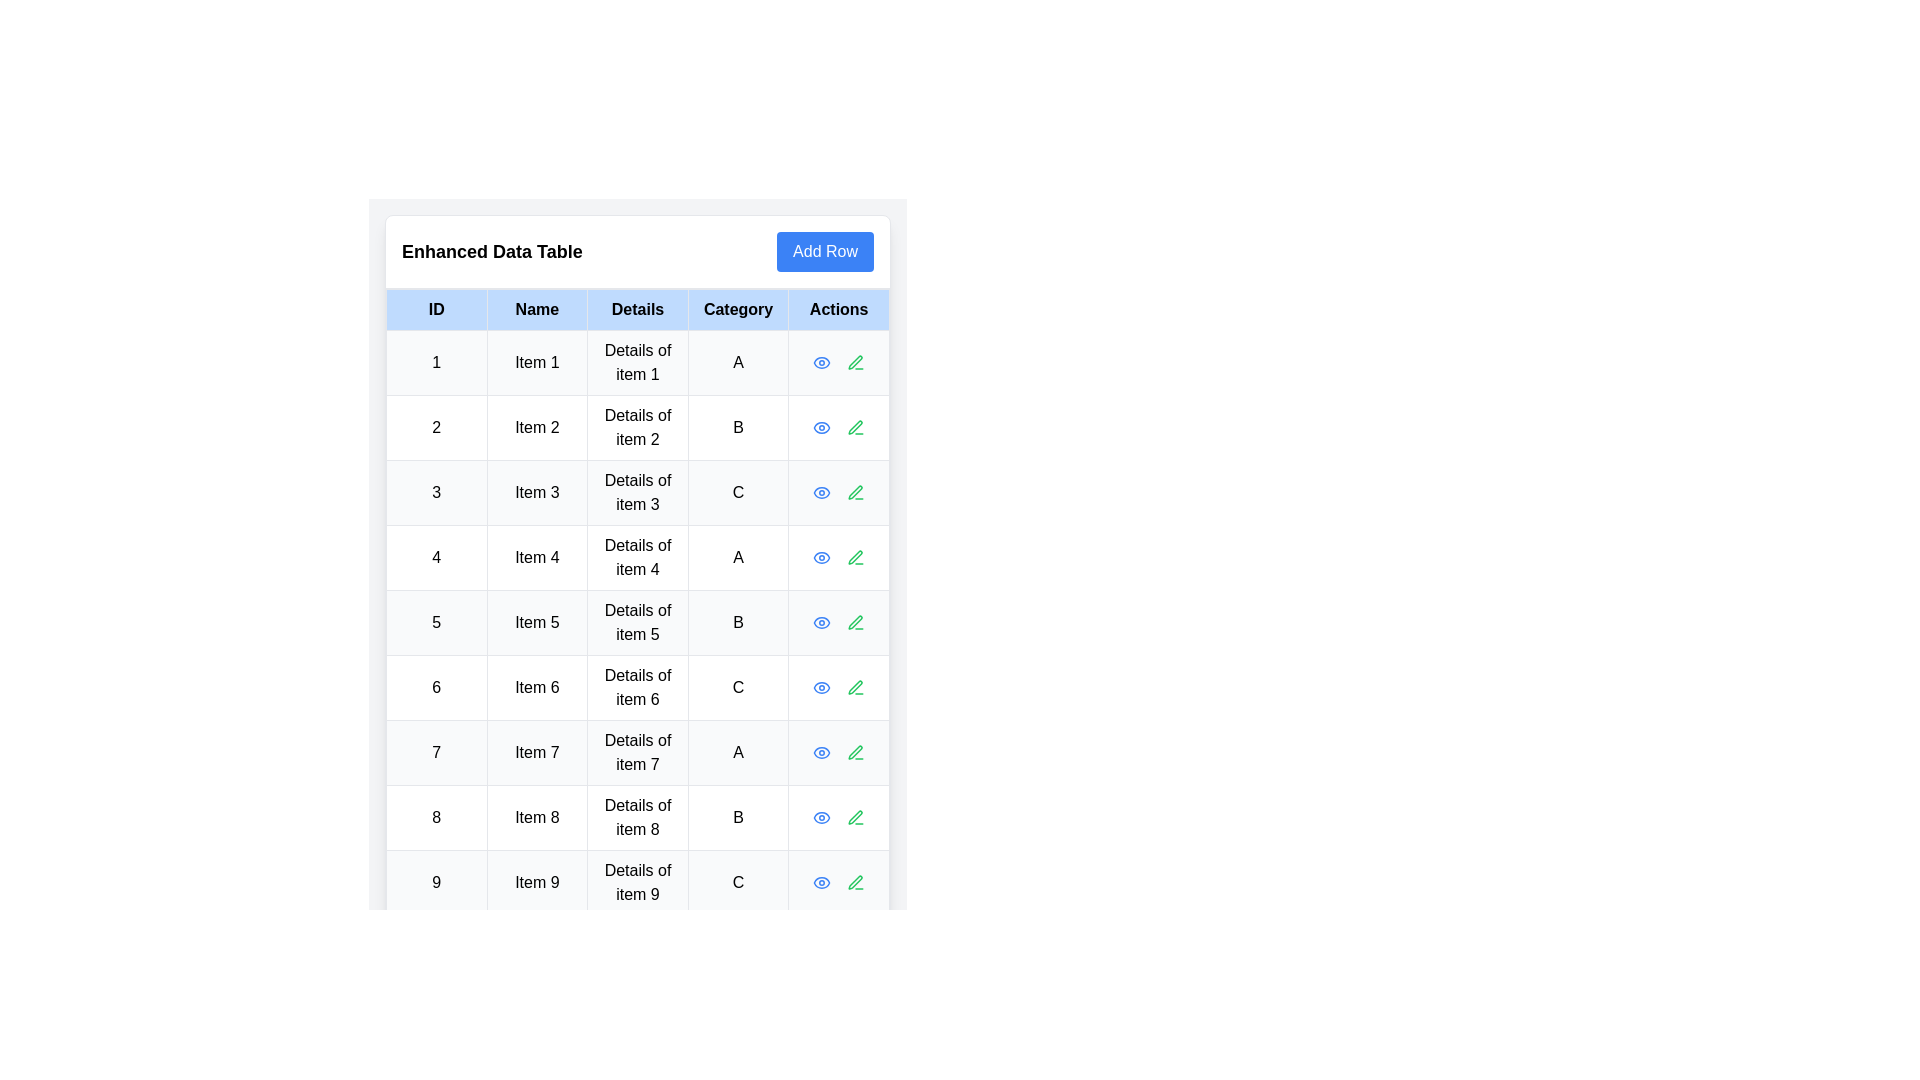 This screenshot has width=1920, height=1080. Describe the element at coordinates (856, 558) in the screenshot. I see `the green pen icon in the 'Actions' column of the fourth row of the data table` at that location.